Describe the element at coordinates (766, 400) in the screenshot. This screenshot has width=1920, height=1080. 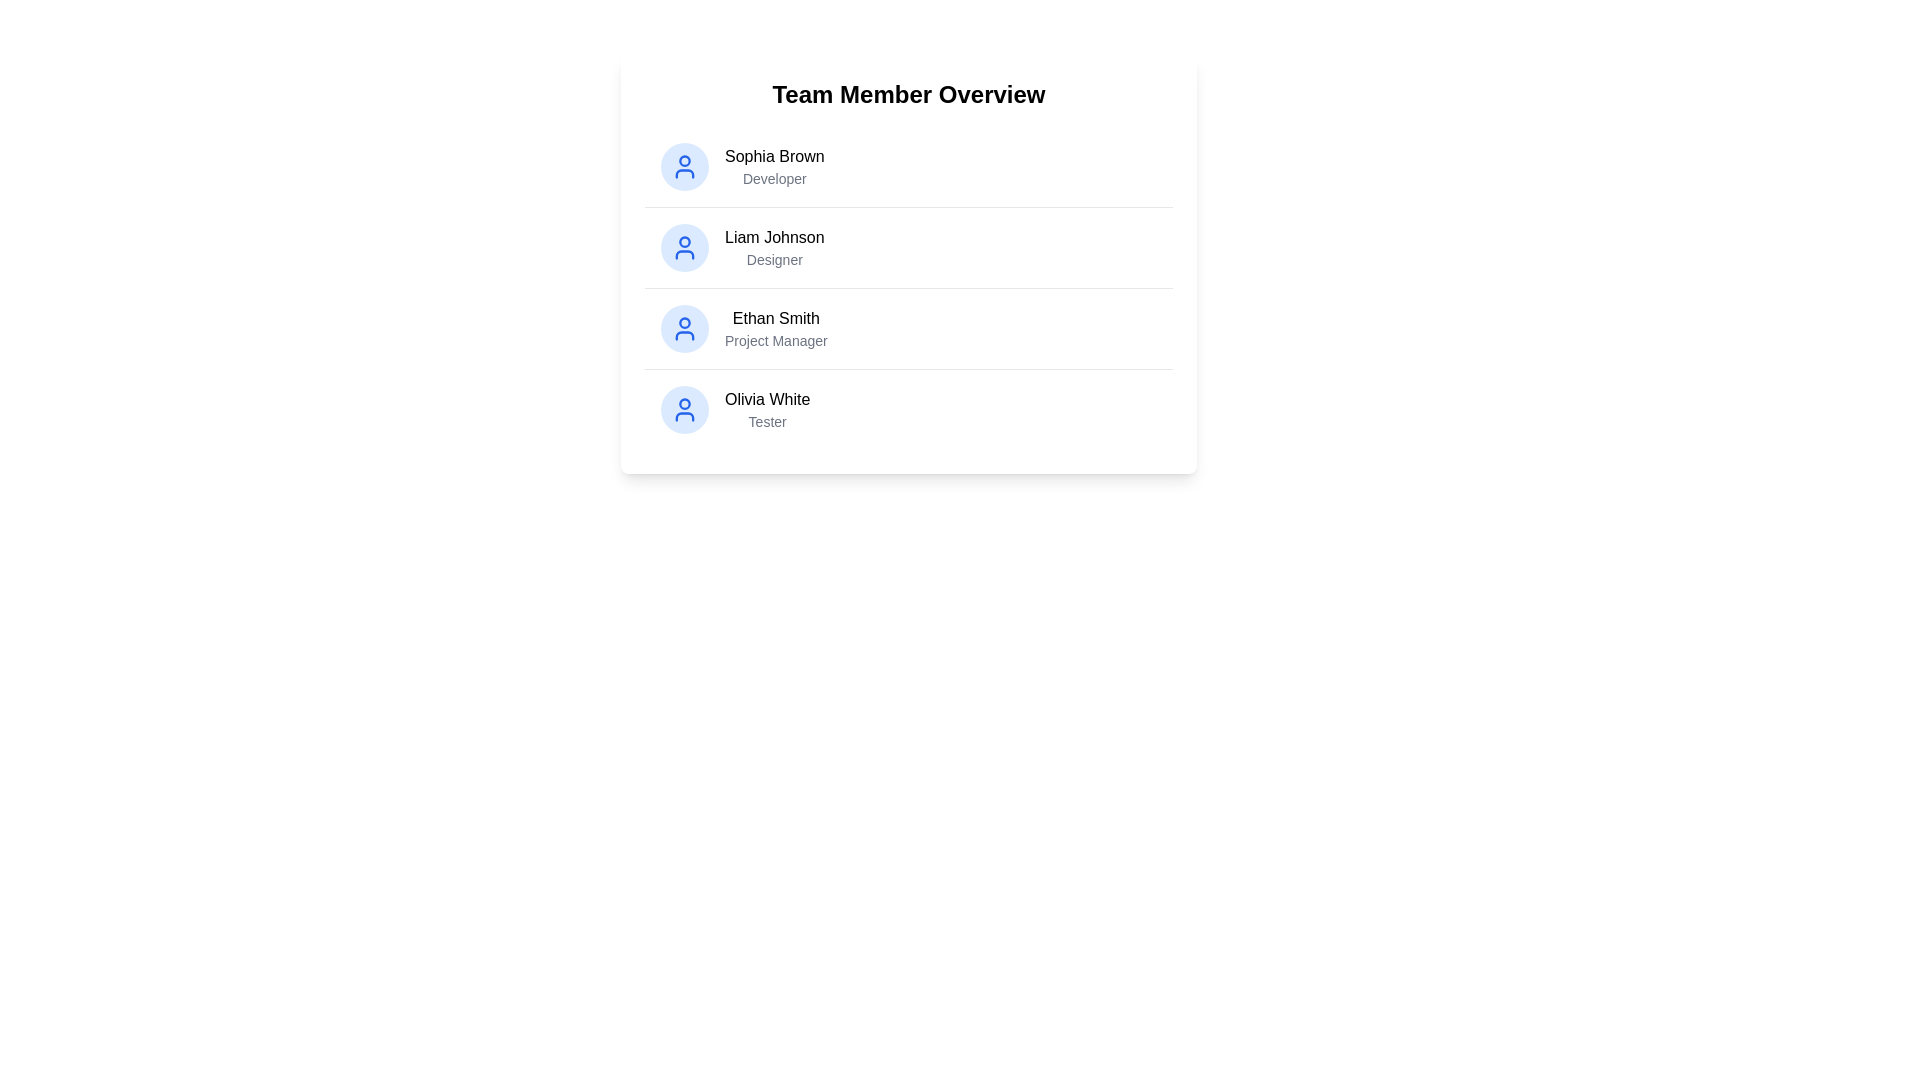
I see `the text label displaying the name 'Olivia White', which is the fourth member in the 'Team Member Overview' list, directly above the role descriptor 'Tester'` at that location.